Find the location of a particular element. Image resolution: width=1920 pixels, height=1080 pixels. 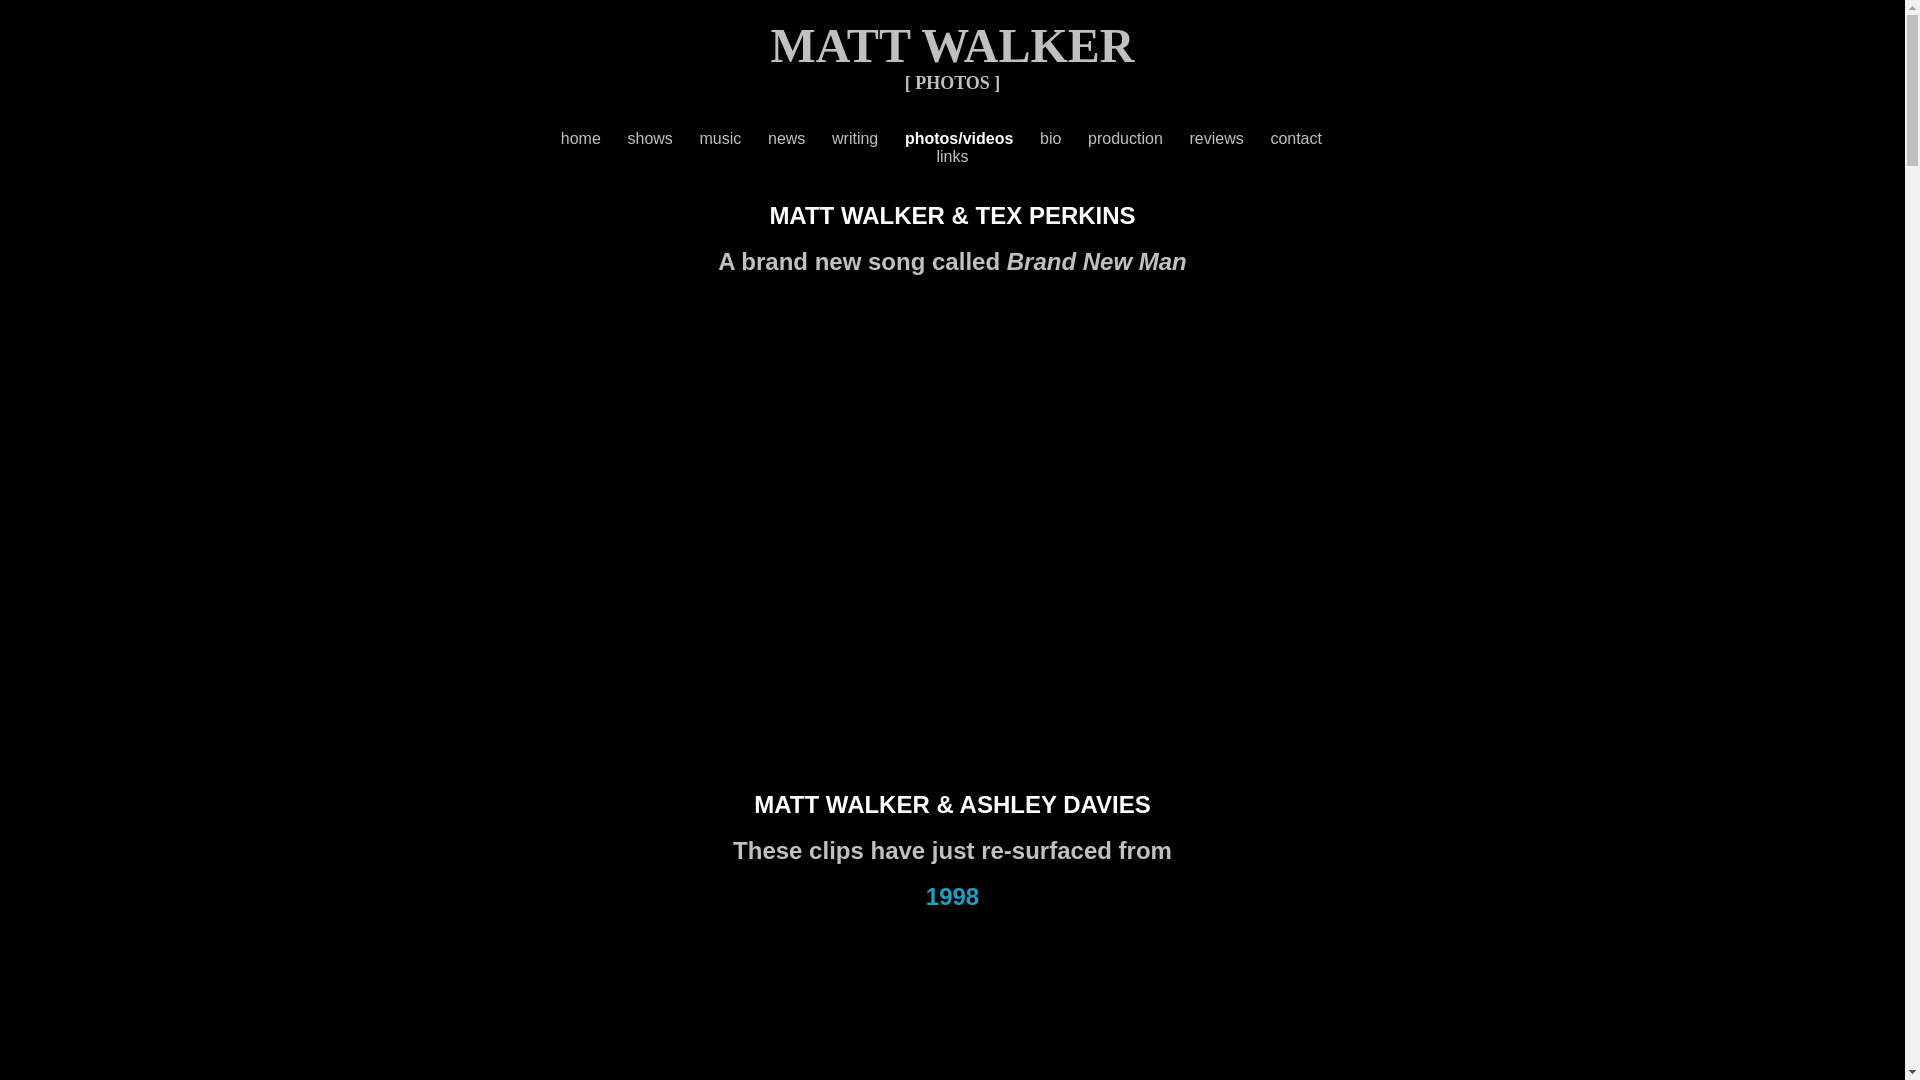

'photos/videos     ' is located at coordinates (904, 137).